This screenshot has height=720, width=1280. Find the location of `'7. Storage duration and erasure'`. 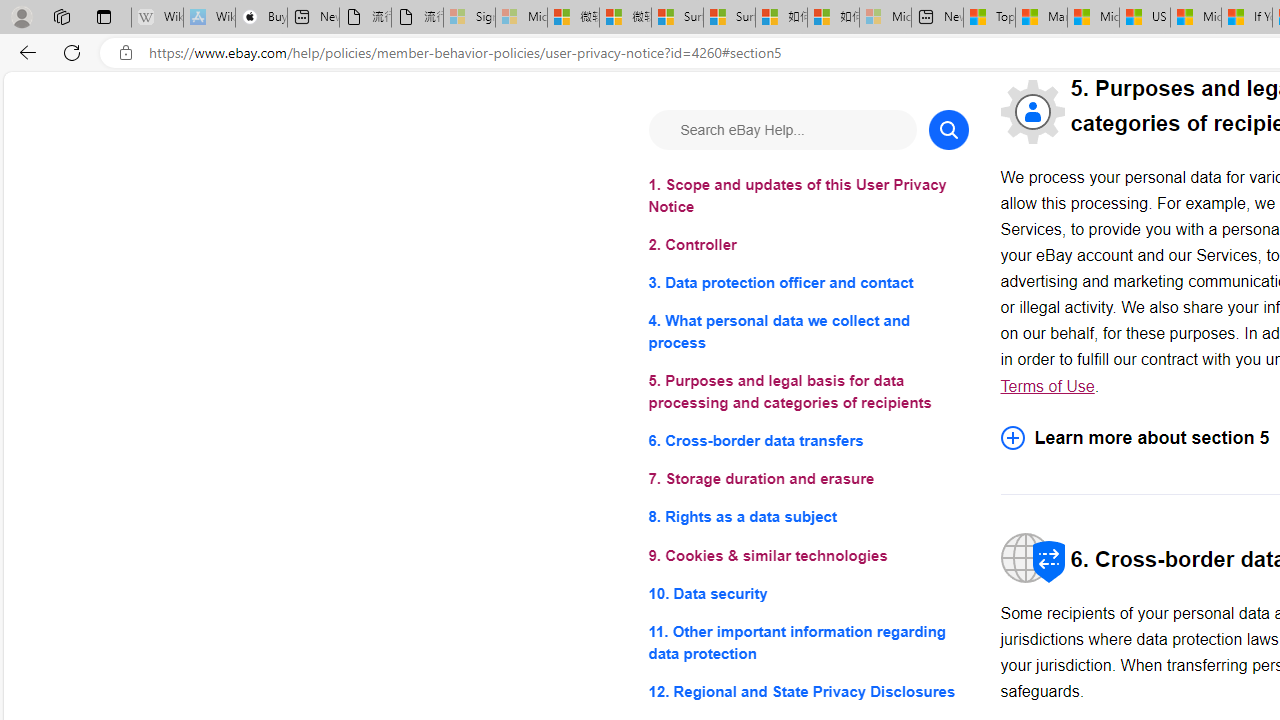

'7. Storage duration and erasure' is located at coordinates (808, 479).